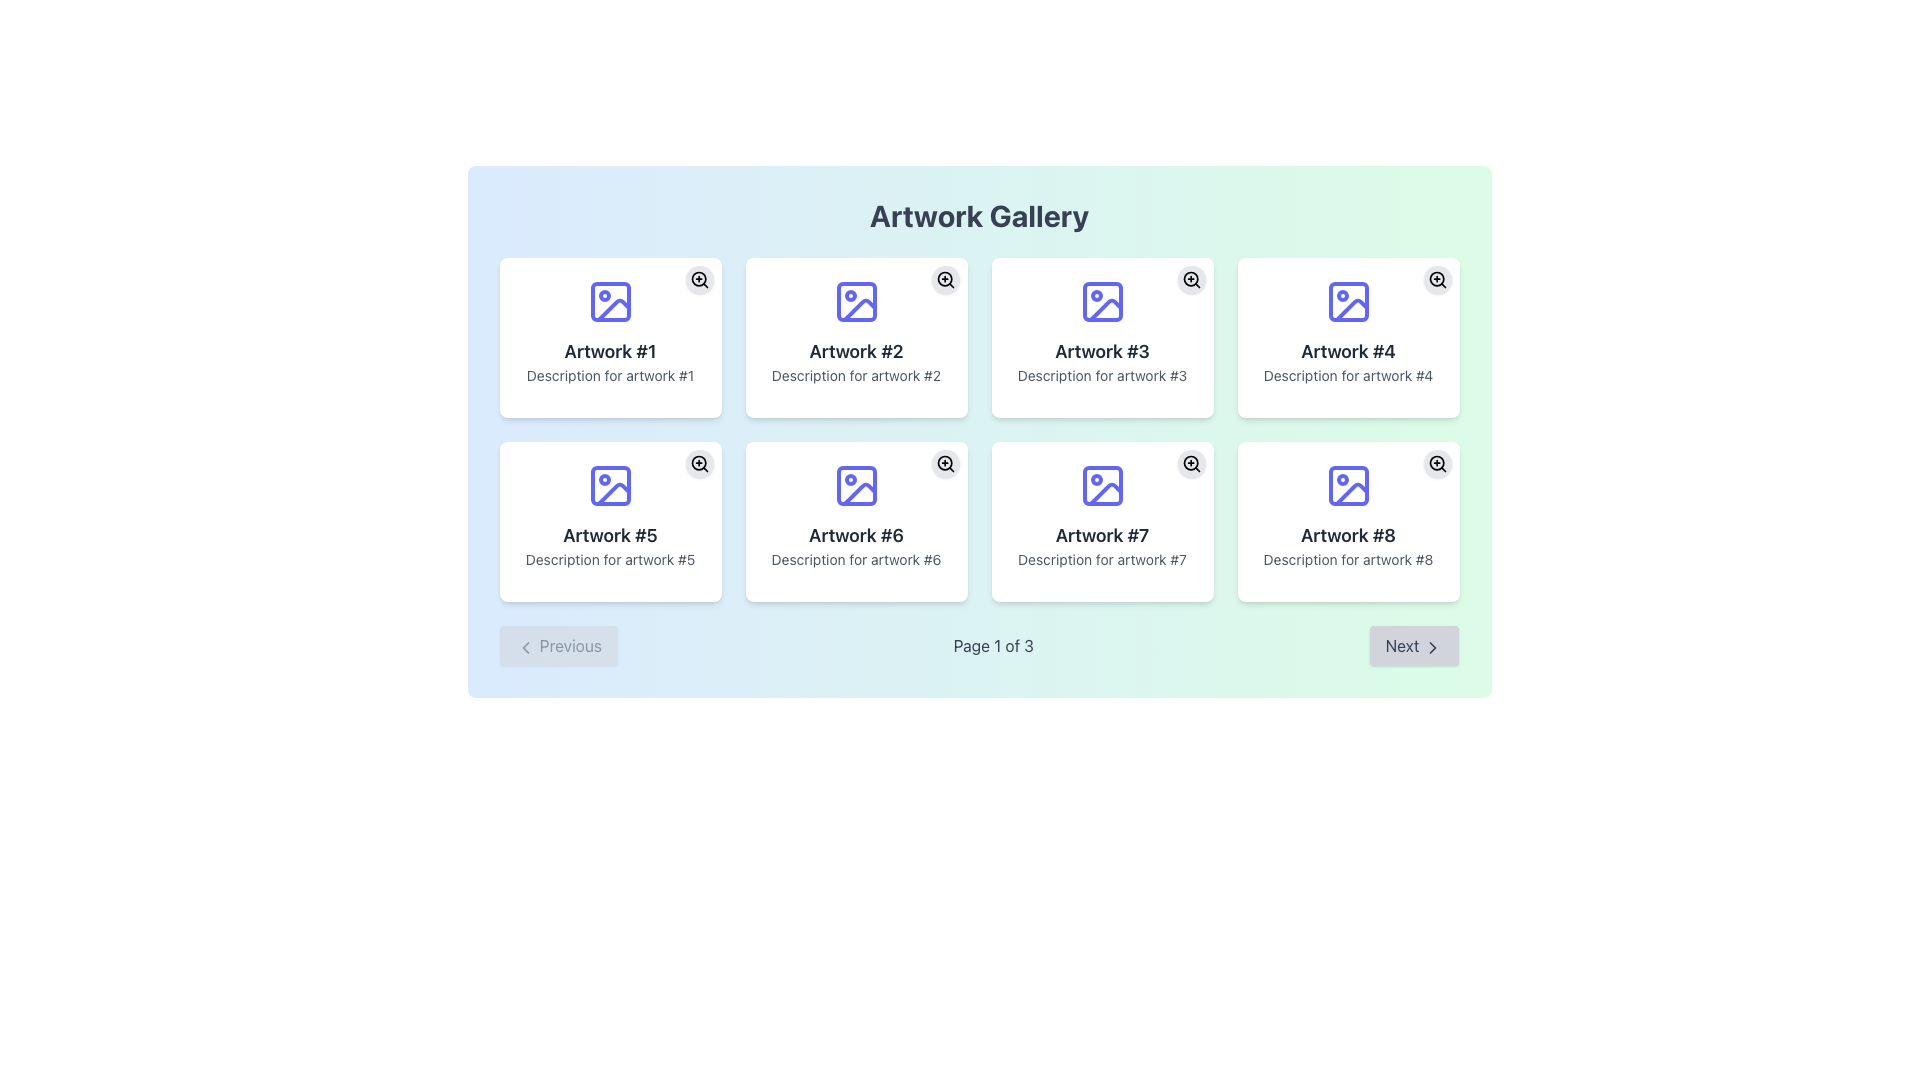  I want to click on the image icon located at the top of the 'Artwork #8' card, which features a geometric outline of a picture frame in indigo color, so click(1348, 486).